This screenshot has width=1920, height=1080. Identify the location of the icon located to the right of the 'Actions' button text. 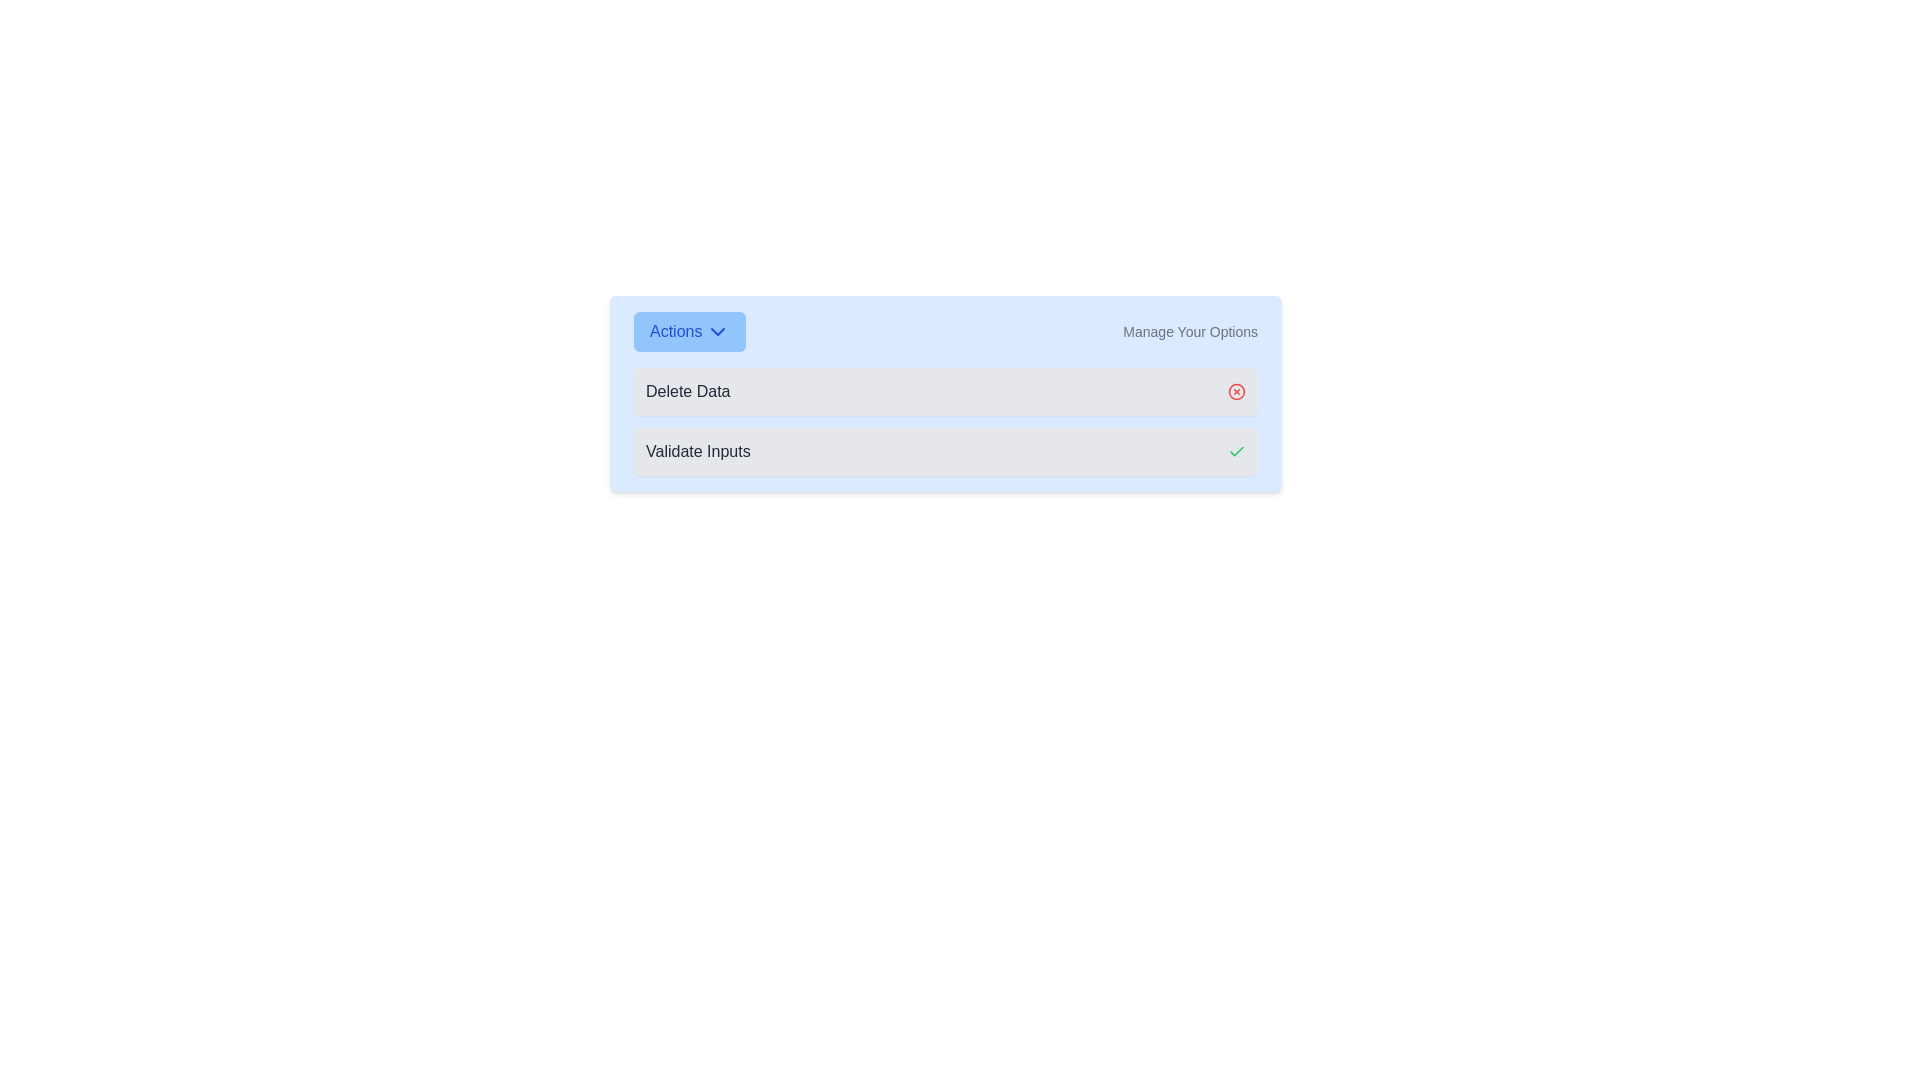
(718, 330).